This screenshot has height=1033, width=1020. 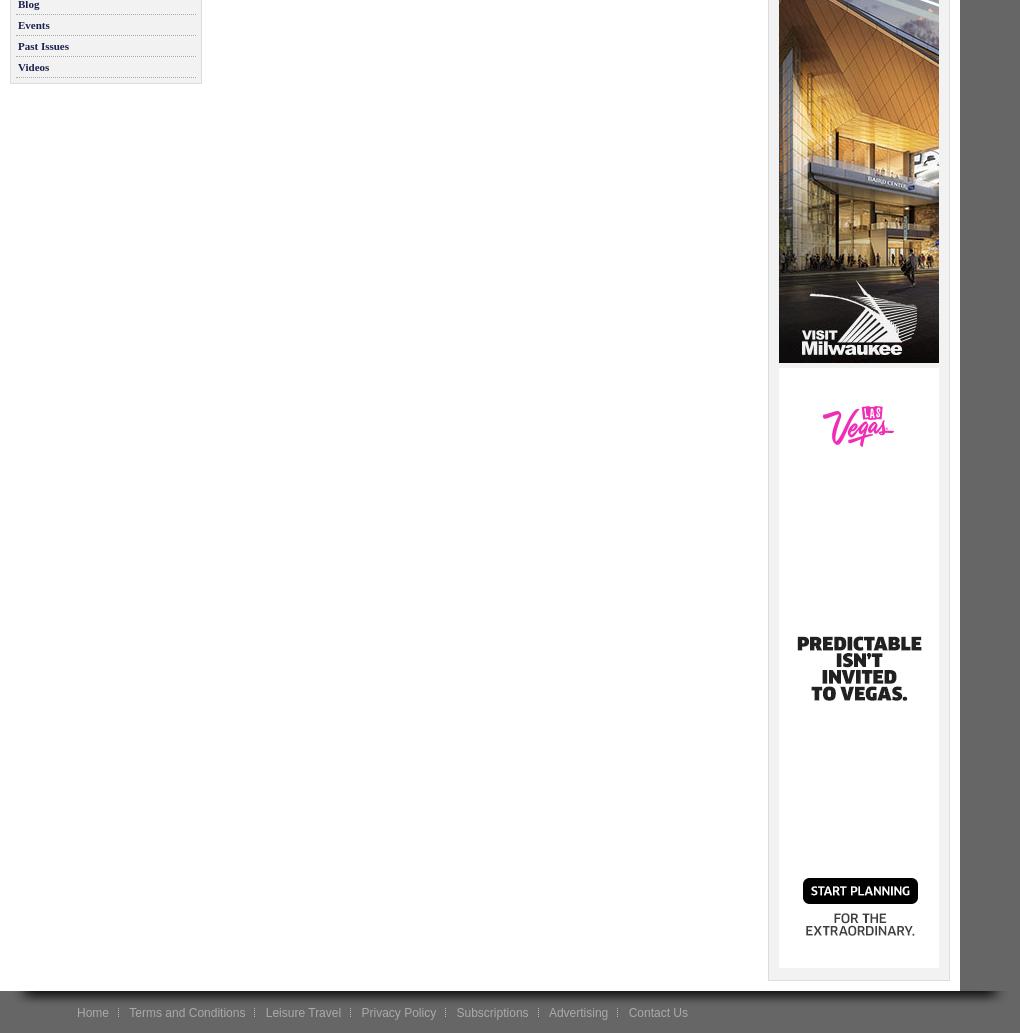 What do you see at coordinates (492, 1011) in the screenshot?
I see `'Subscriptions'` at bounding box center [492, 1011].